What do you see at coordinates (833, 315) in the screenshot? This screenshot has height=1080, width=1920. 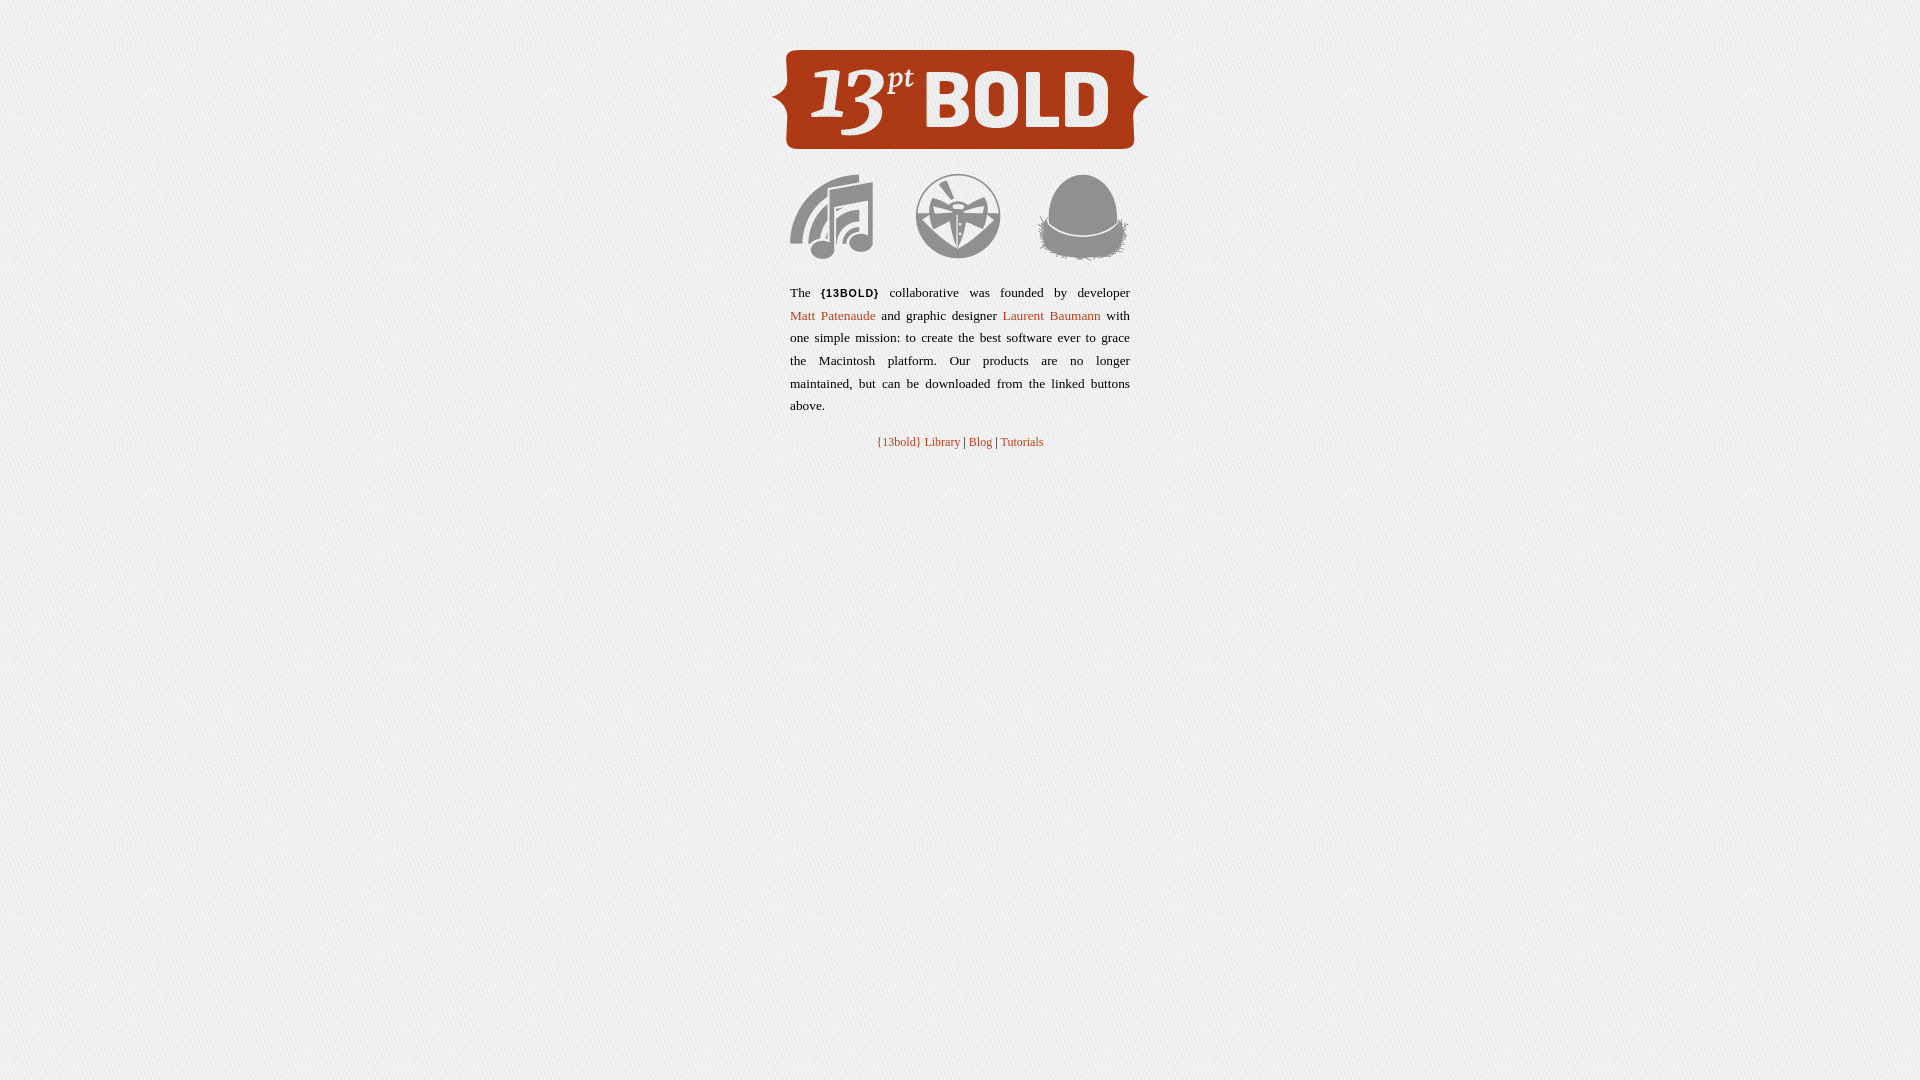 I see `'Matt Patenaude'` at bounding box center [833, 315].